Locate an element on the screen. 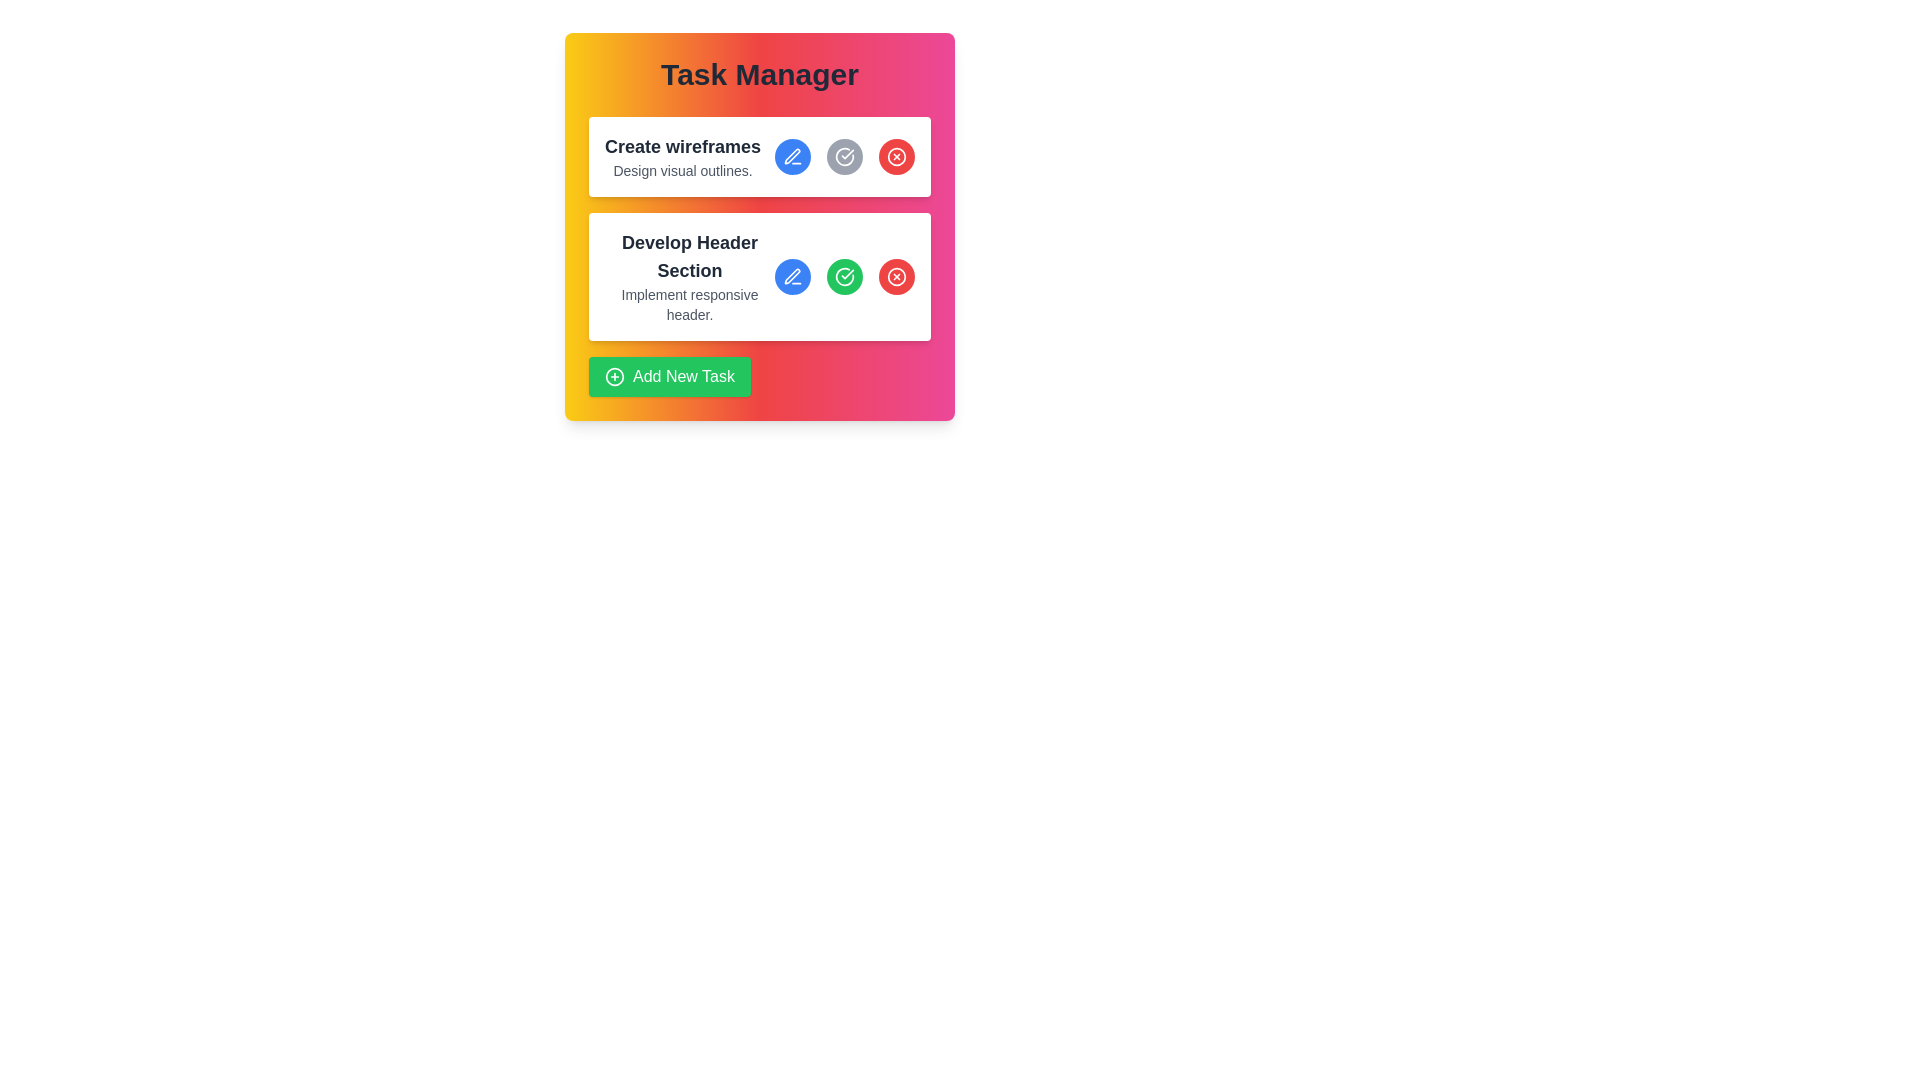 This screenshot has height=1080, width=1920. the deletion or cancellation button icon, which is the third icon in the horizontal set to the right of 'Develop Header Section' is located at coordinates (896, 156).